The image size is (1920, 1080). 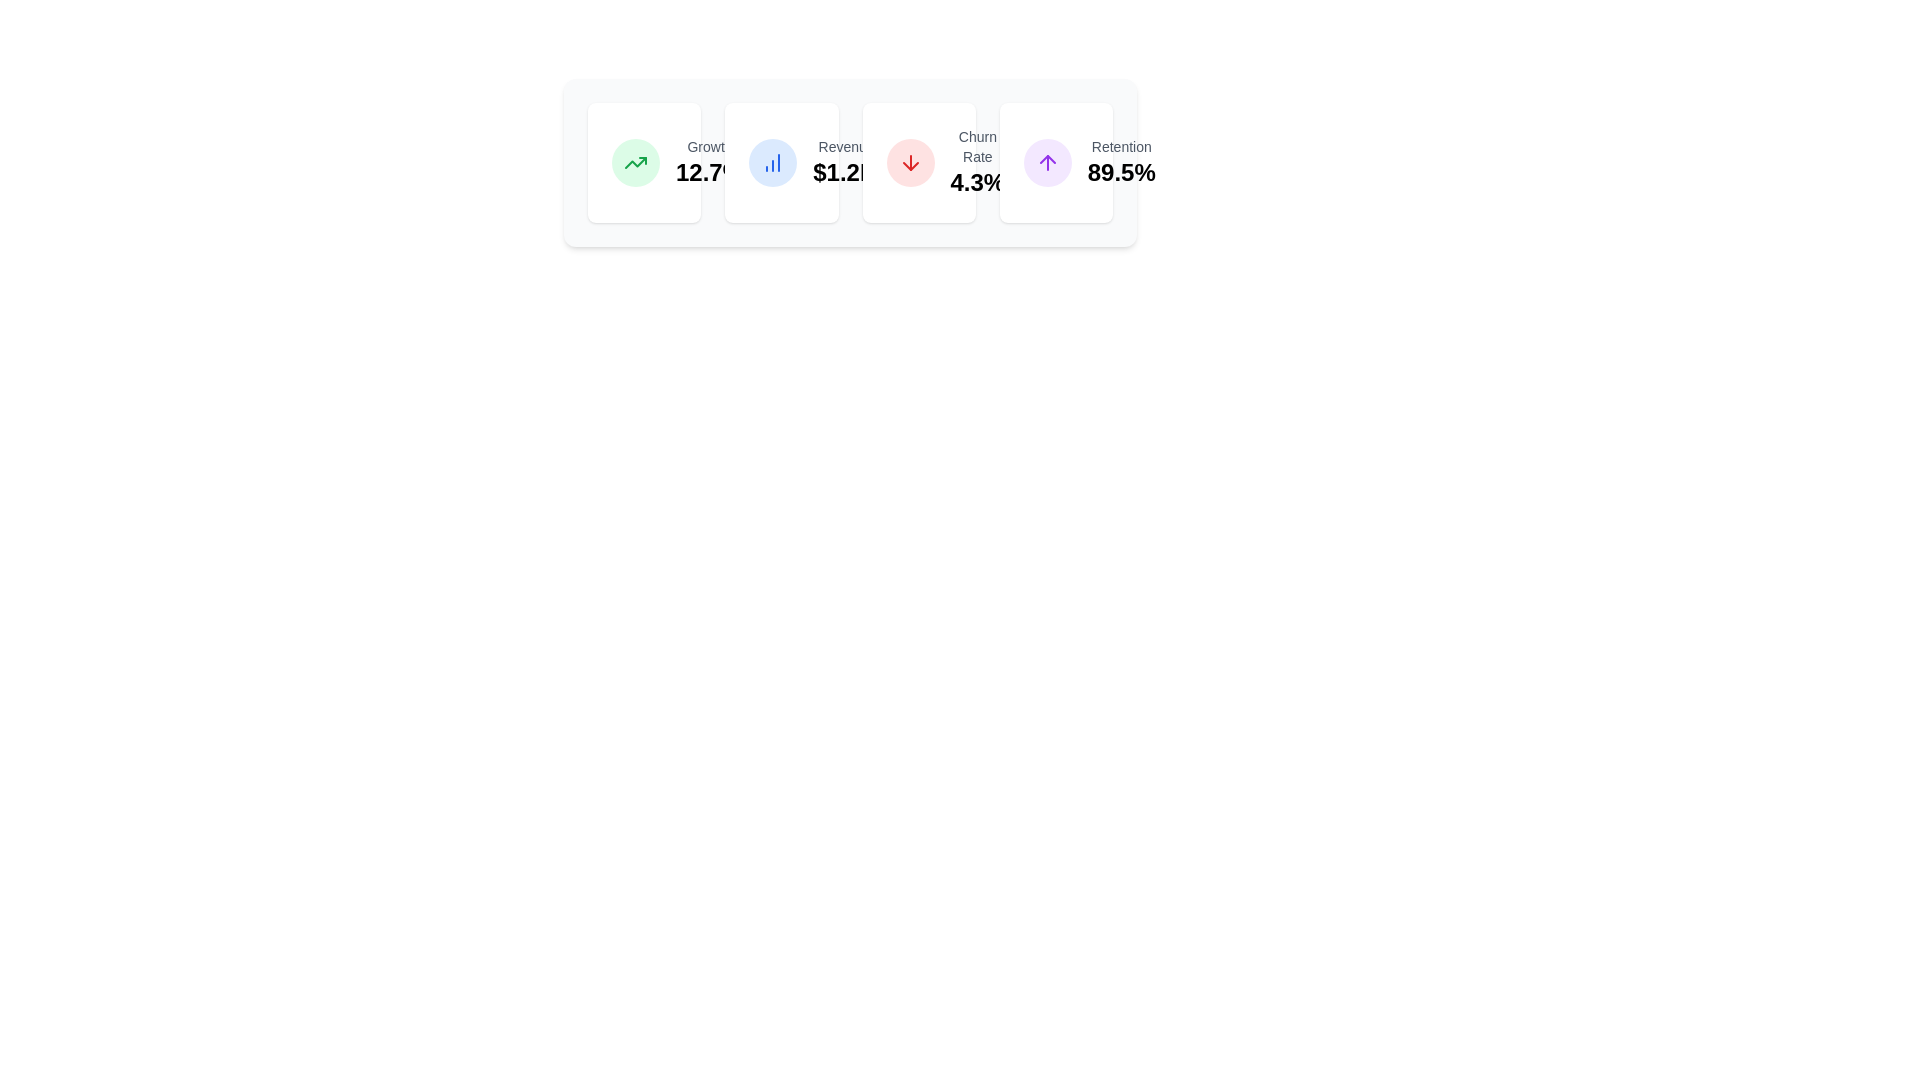 I want to click on the static text label displaying 'Churn Rate', which is styled in a smaller gray font and located above the text '4.3%' within a card-like design, so click(x=977, y=145).